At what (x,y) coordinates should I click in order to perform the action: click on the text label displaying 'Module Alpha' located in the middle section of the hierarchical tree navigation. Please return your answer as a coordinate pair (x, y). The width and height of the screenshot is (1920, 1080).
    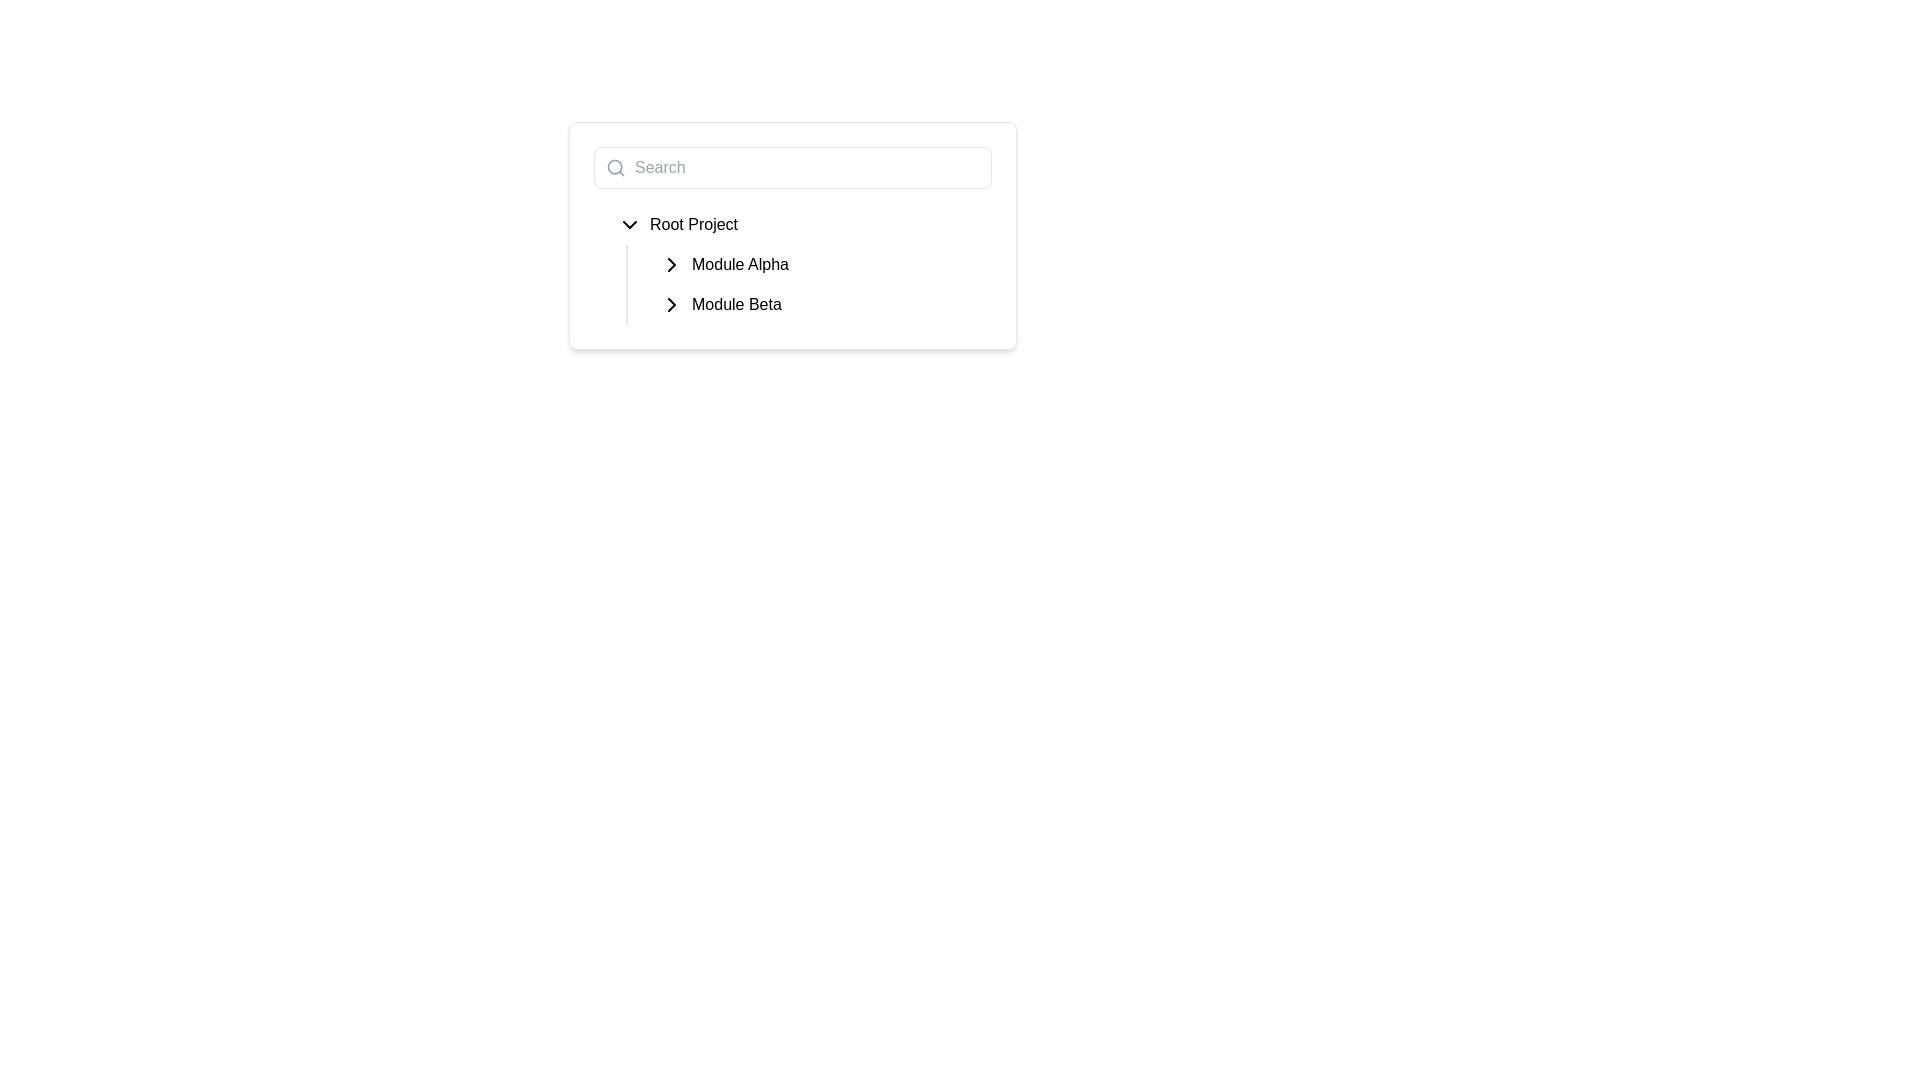
    Looking at the image, I should click on (739, 264).